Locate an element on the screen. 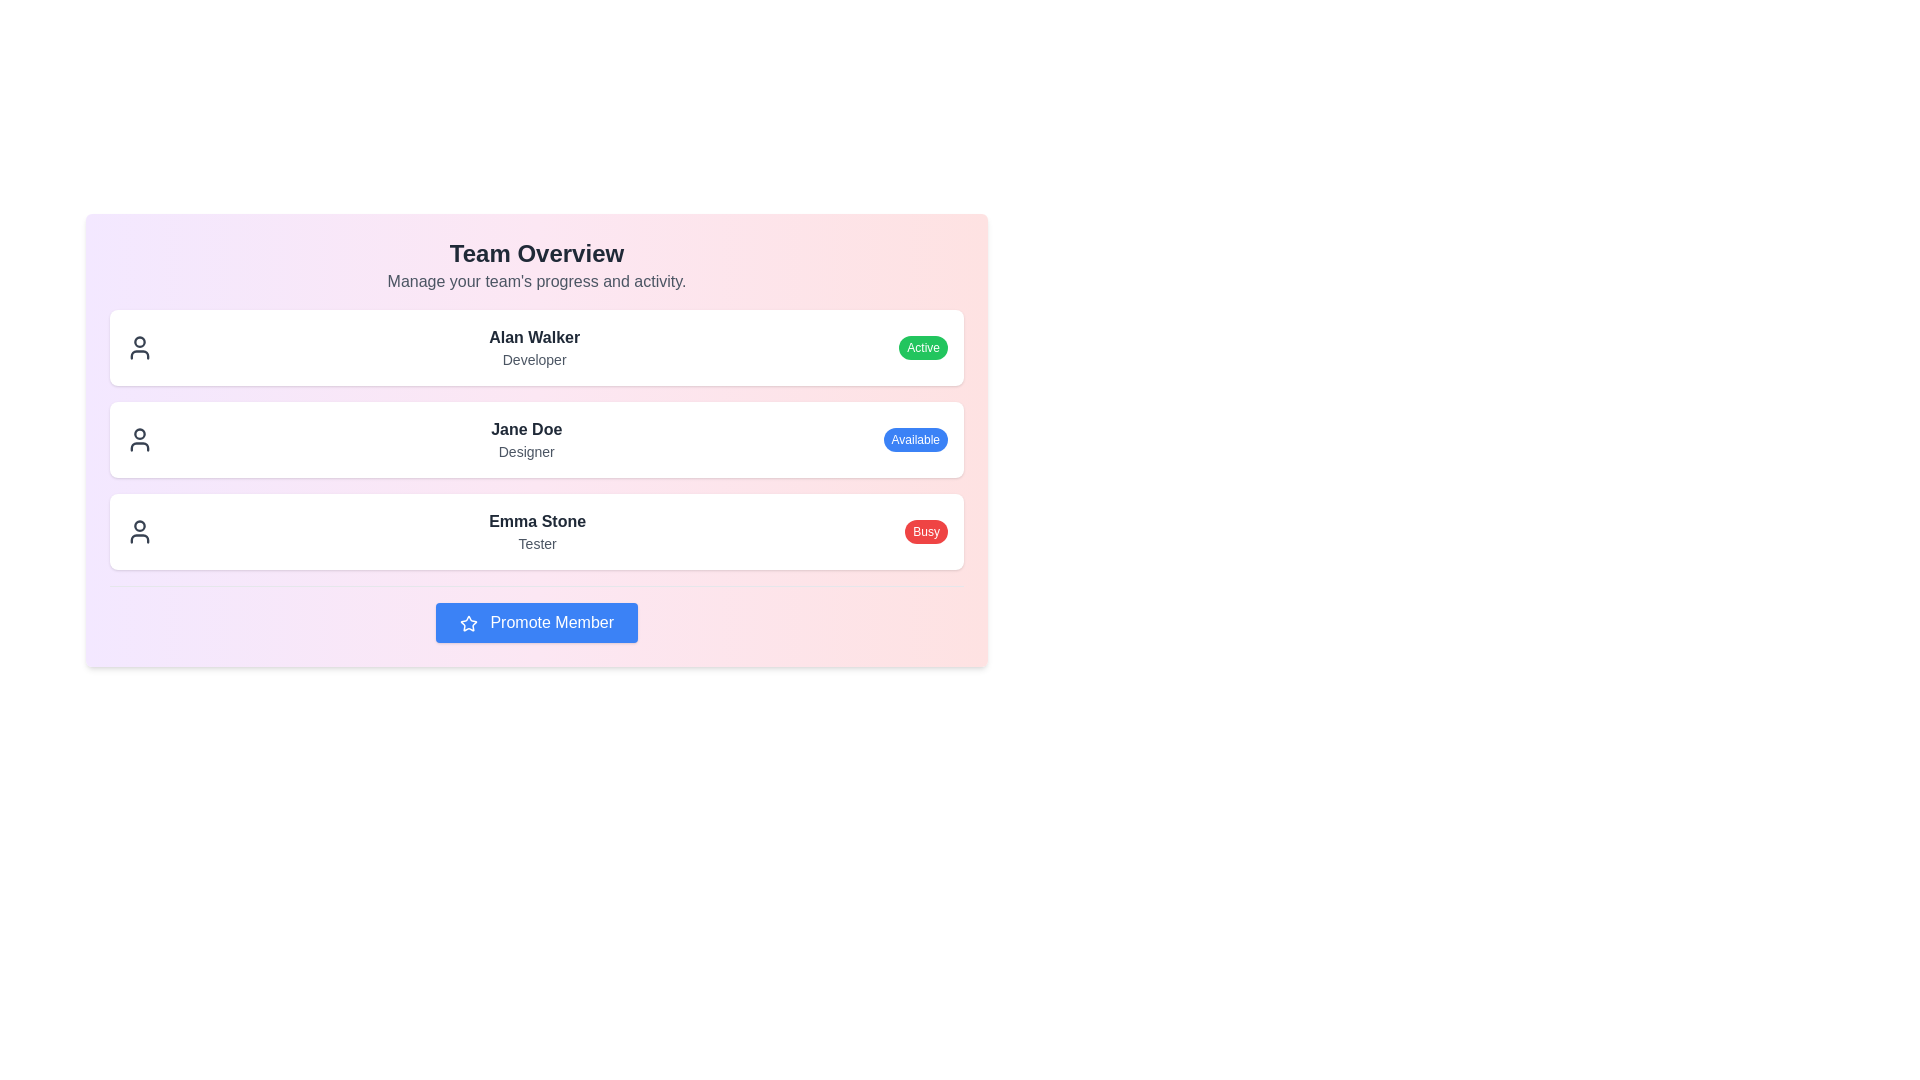 The height and width of the screenshot is (1080, 1920). the text label 'Alan Walker' displayed in bold dark gray font, which is the first entry in the team members list above the role 'Developer' is located at coordinates (534, 337).